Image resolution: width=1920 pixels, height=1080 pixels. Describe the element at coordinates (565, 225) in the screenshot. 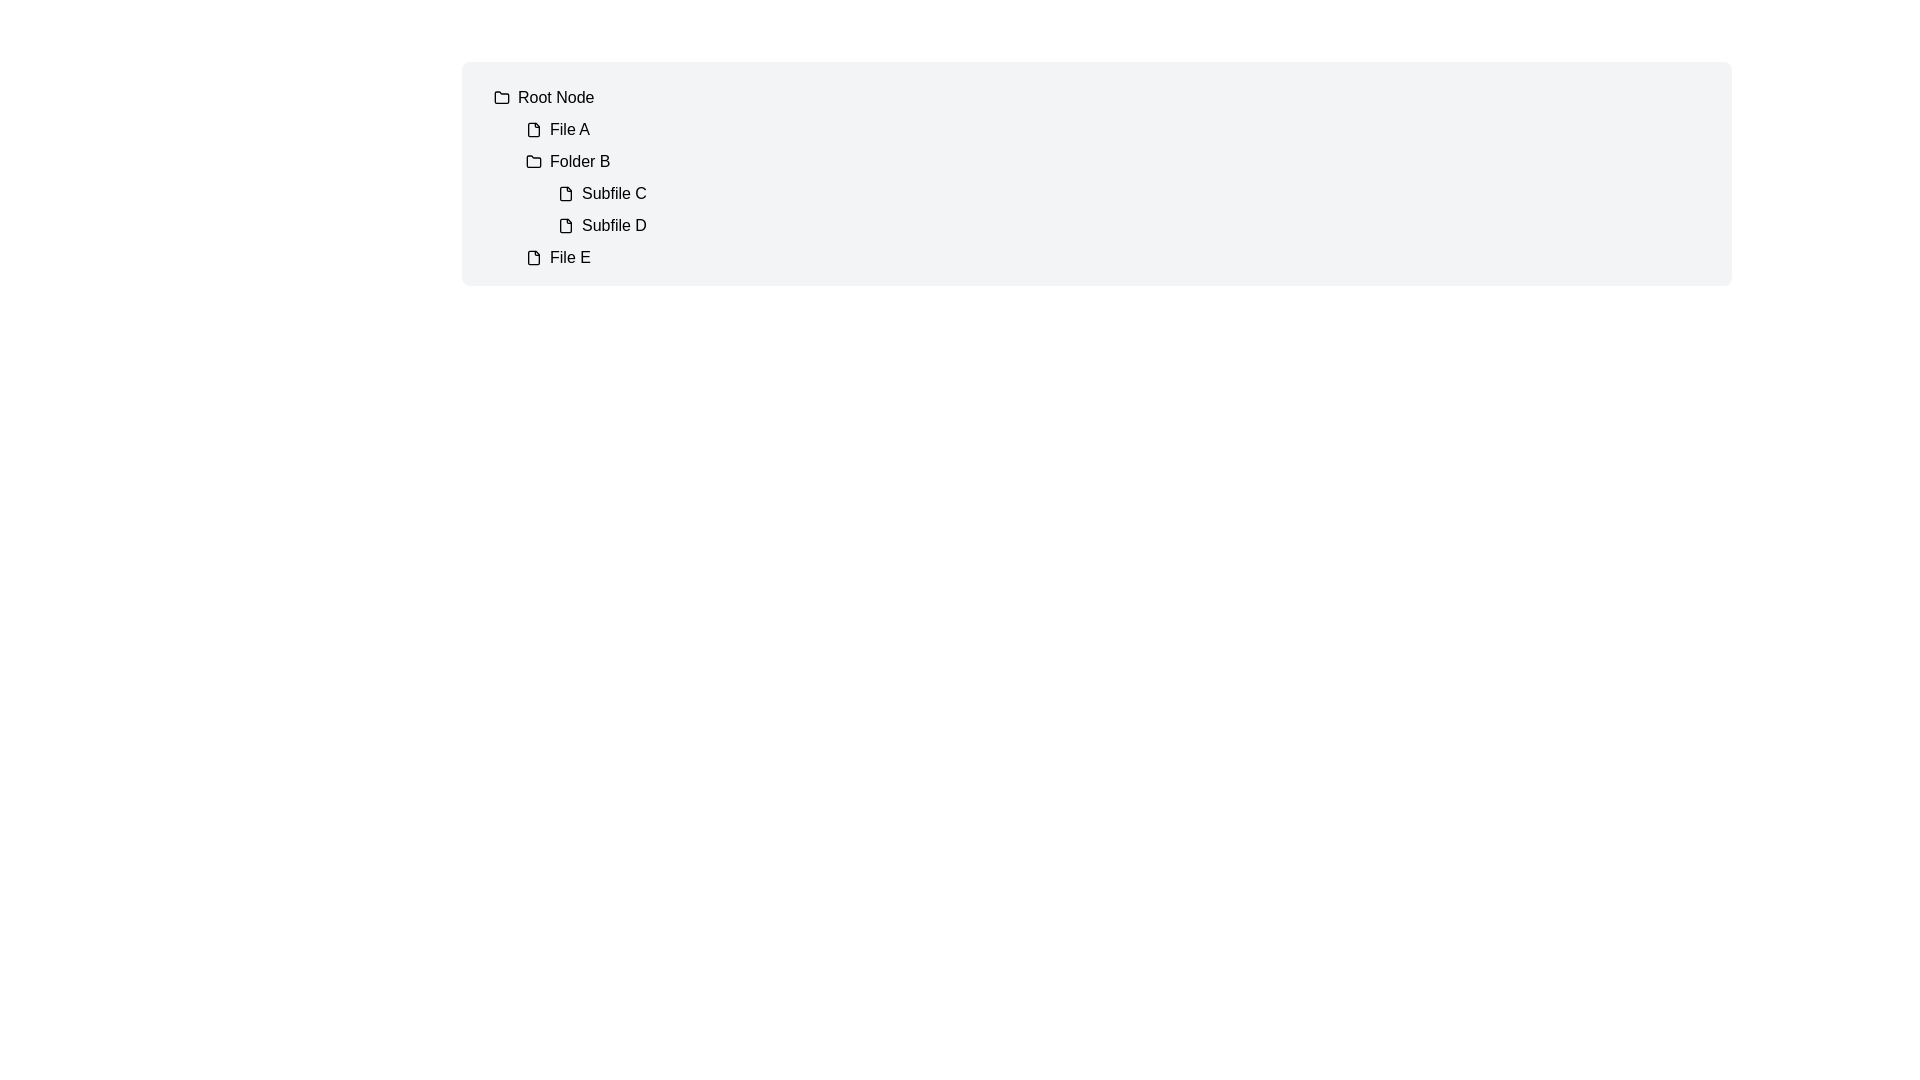

I see `the file icon that signifies 'Subfile D', located under 'Folder B'` at that location.